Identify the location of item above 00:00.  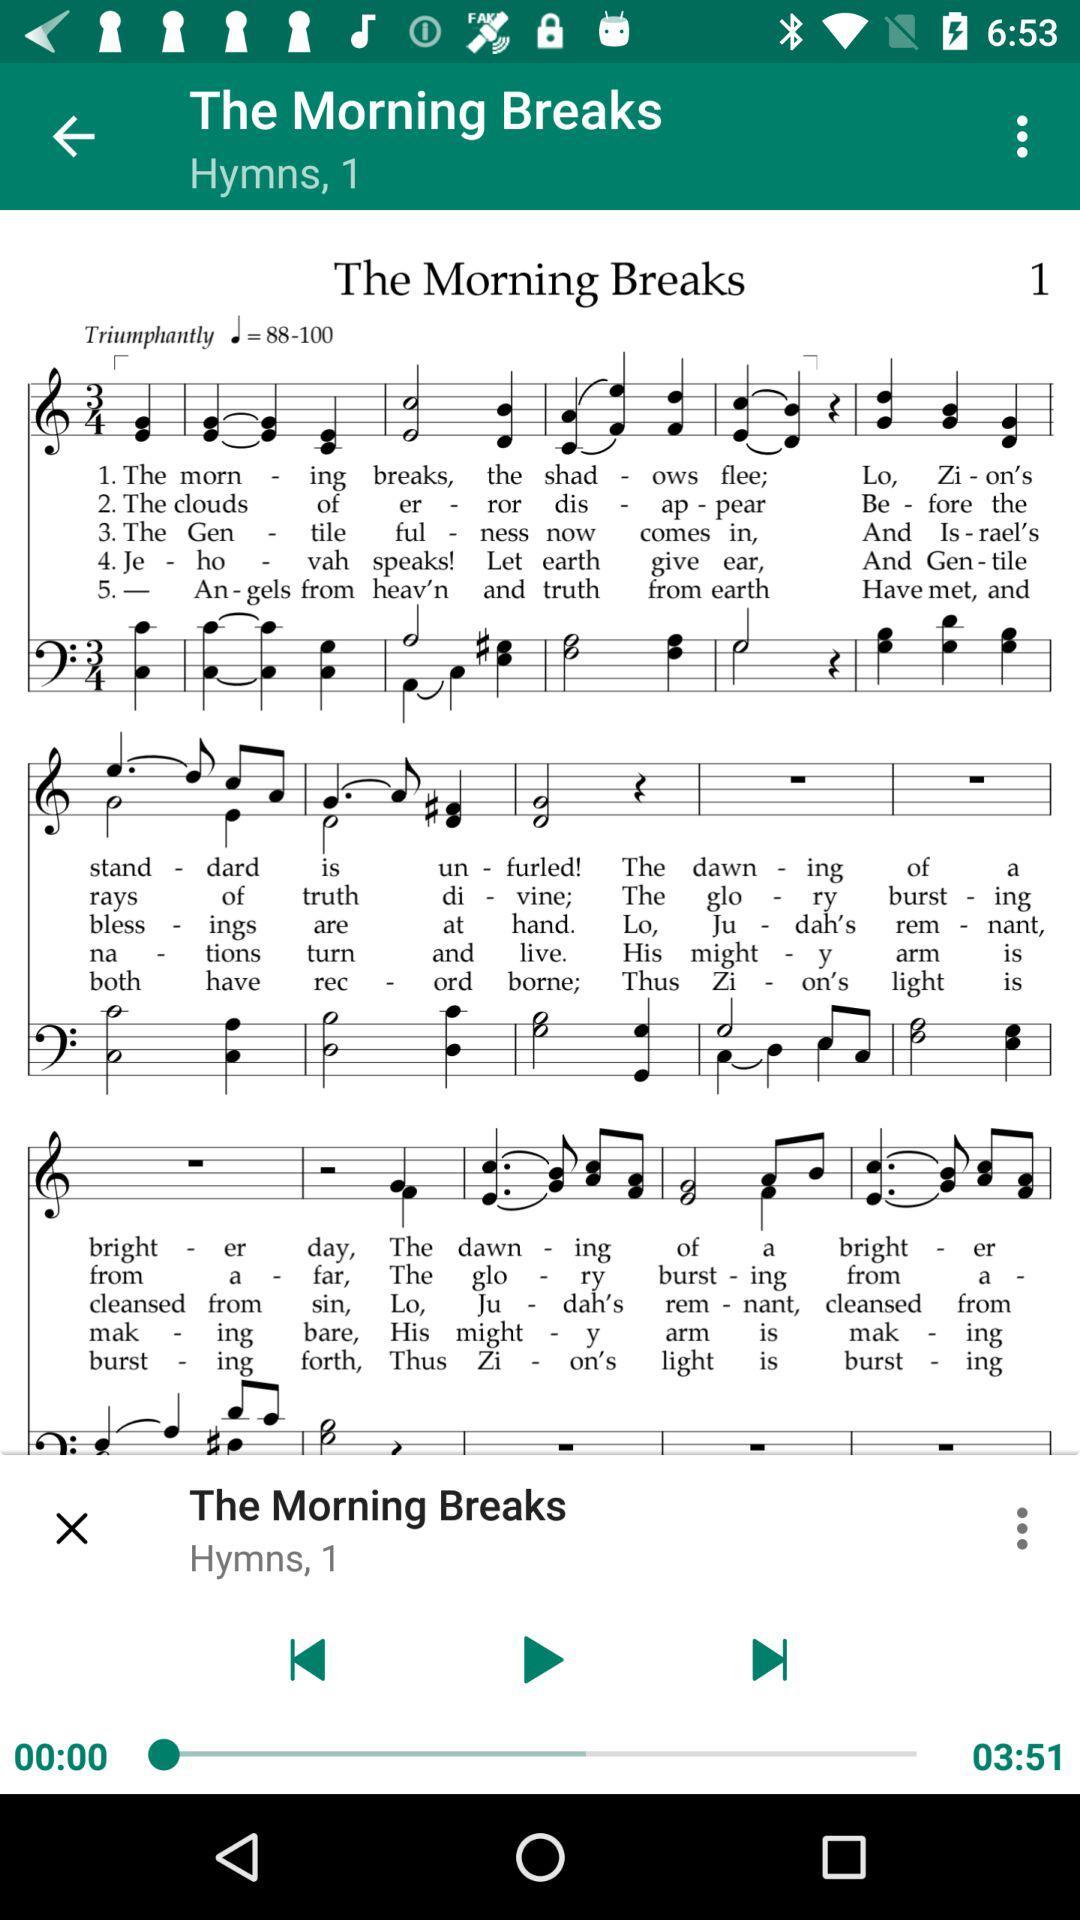
(72, 1527).